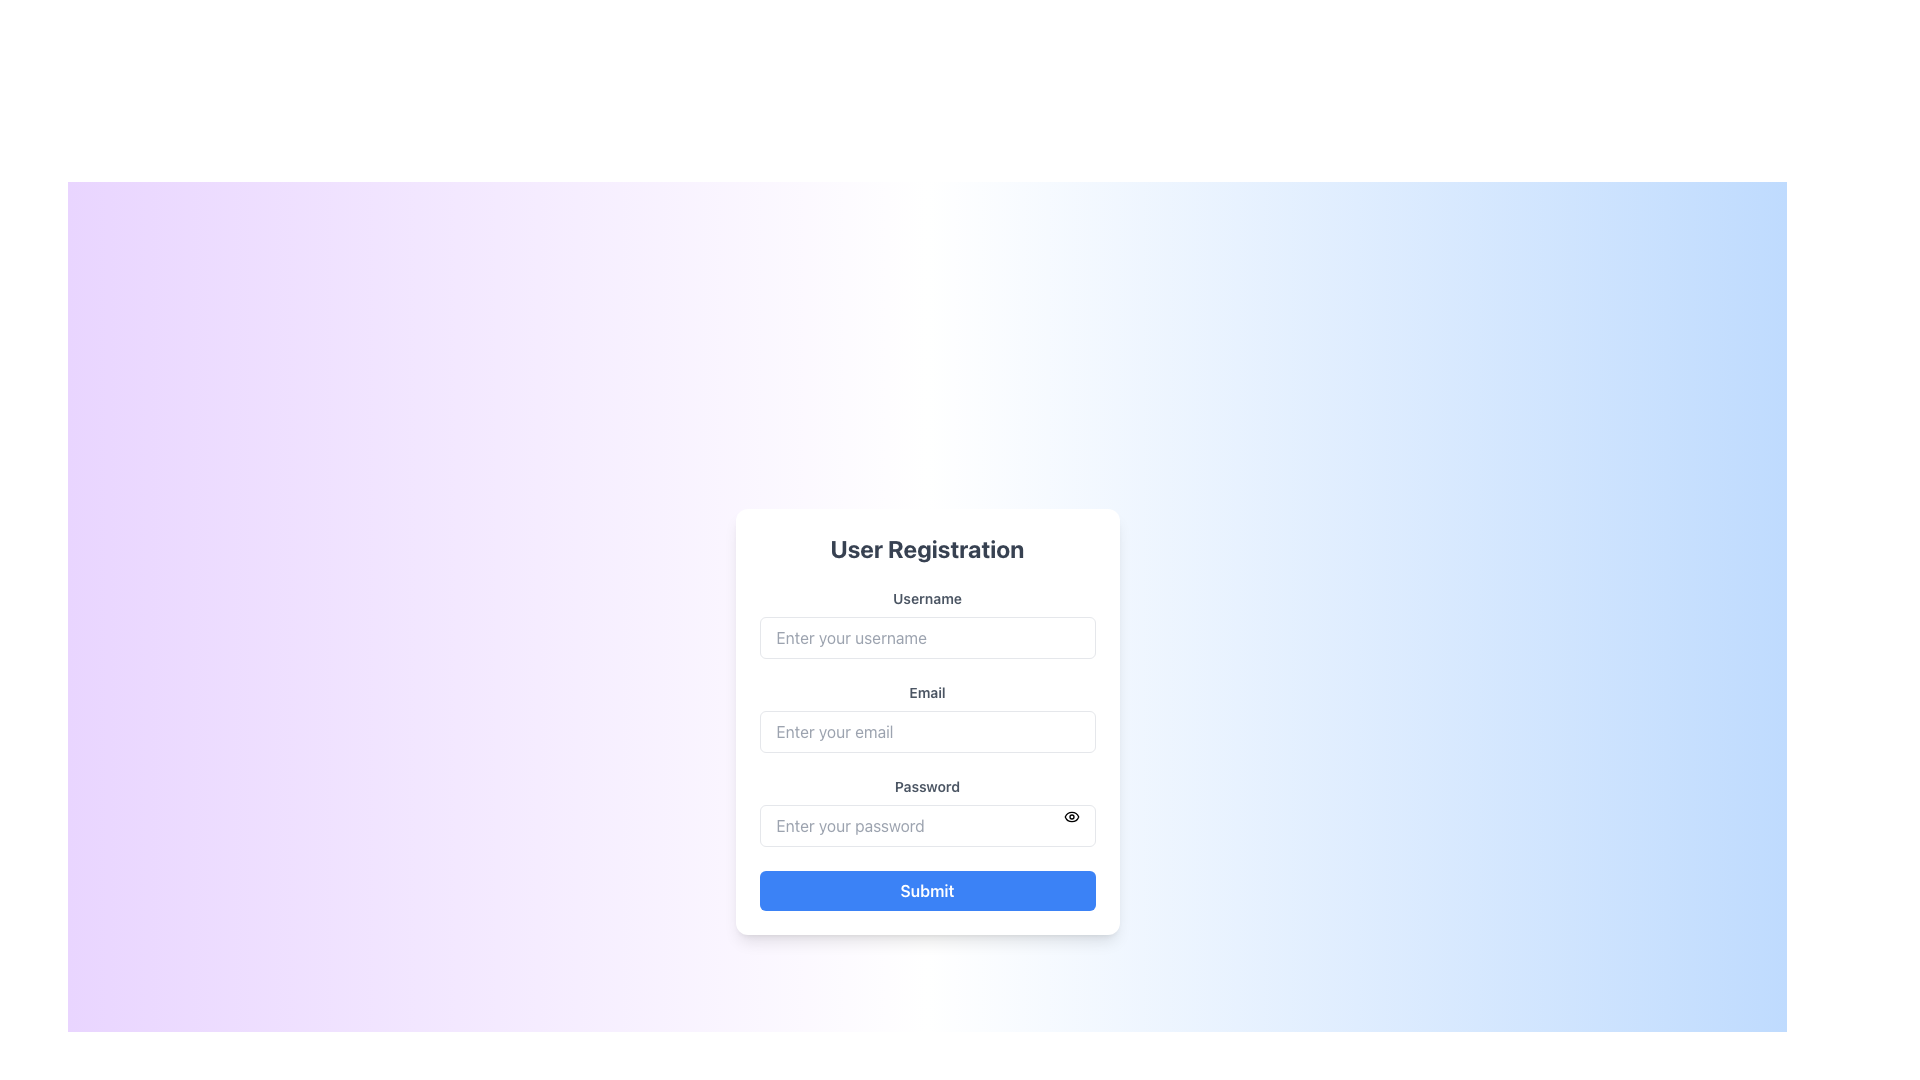 This screenshot has width=1920, height=1080. What do you see at coordinates (926, 812) in the screenshot?
I see `the password input field labeled 'Password' to focus it, which is located in the center of the 'User Registration' modal below the 'Email' input field` at bounding box center [926, 812].